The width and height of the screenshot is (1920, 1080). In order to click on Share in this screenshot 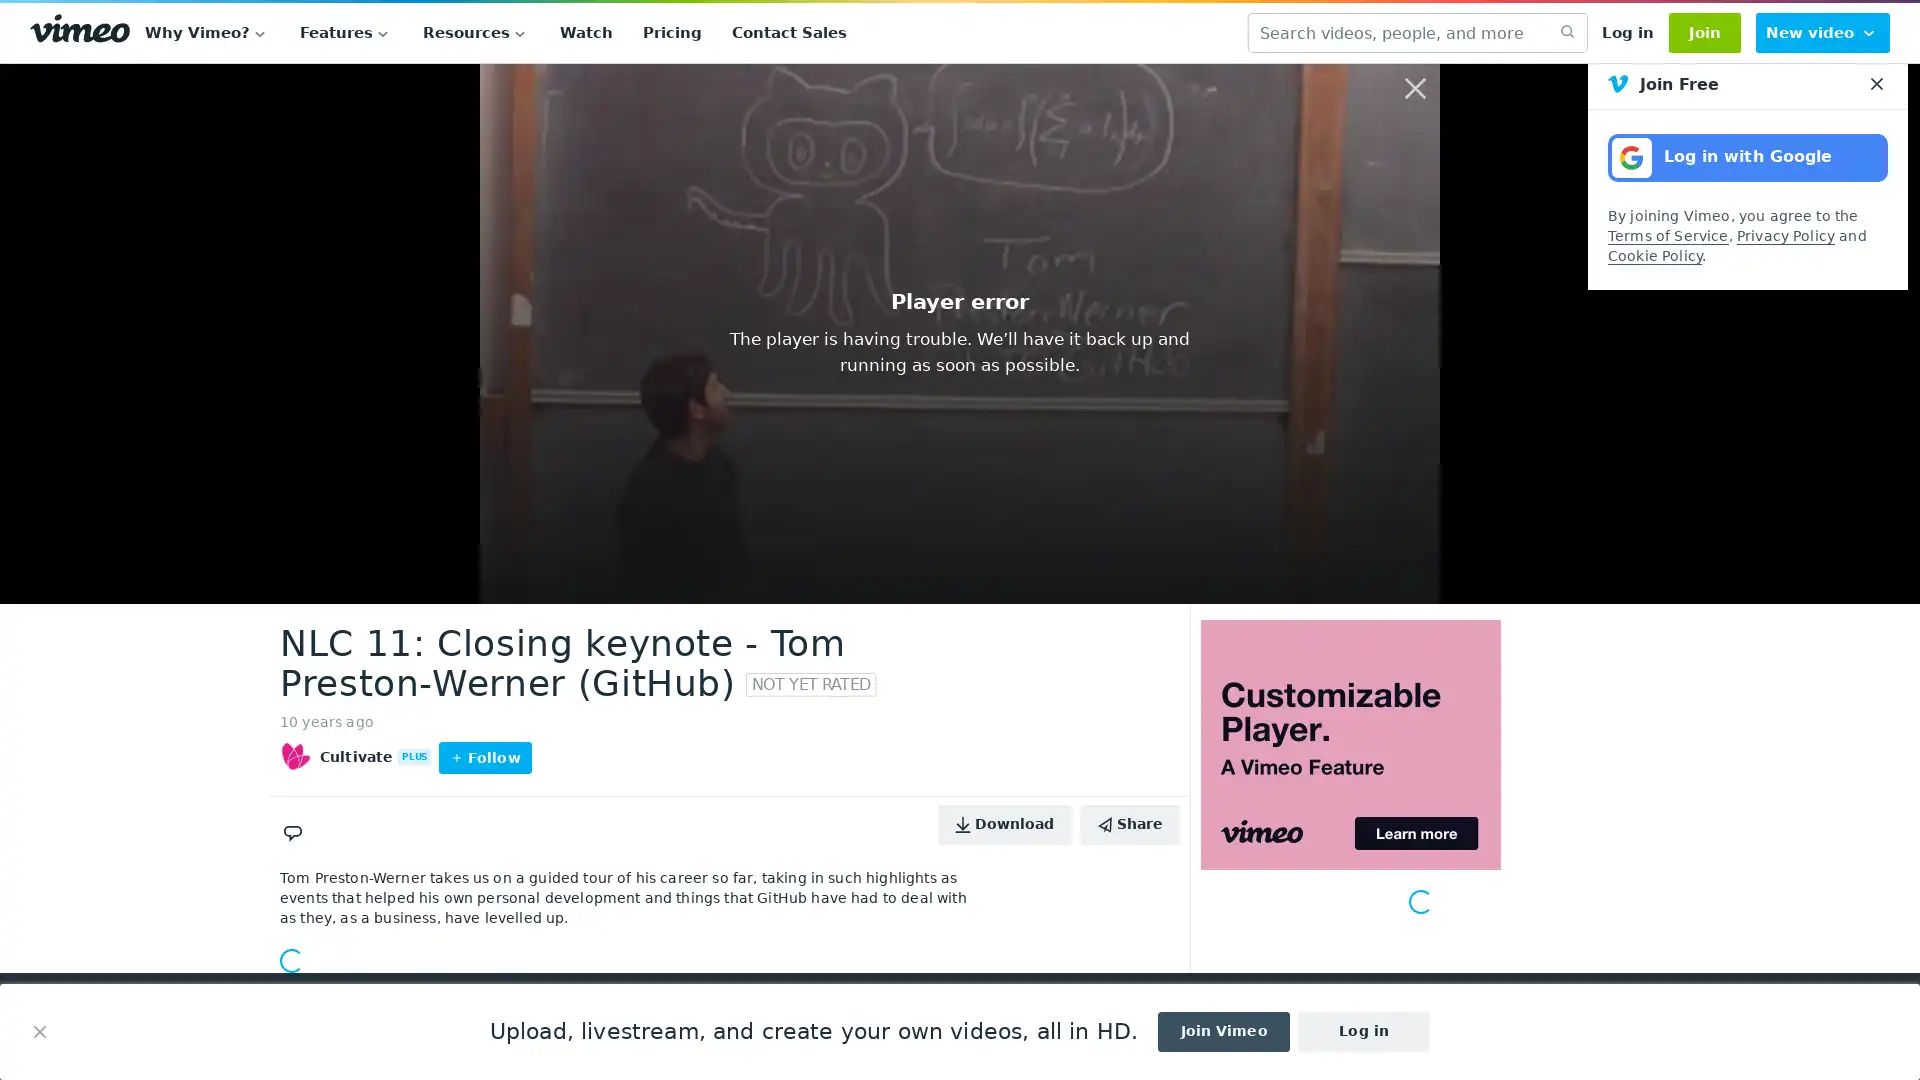, I will do `click(1129, 824)`.